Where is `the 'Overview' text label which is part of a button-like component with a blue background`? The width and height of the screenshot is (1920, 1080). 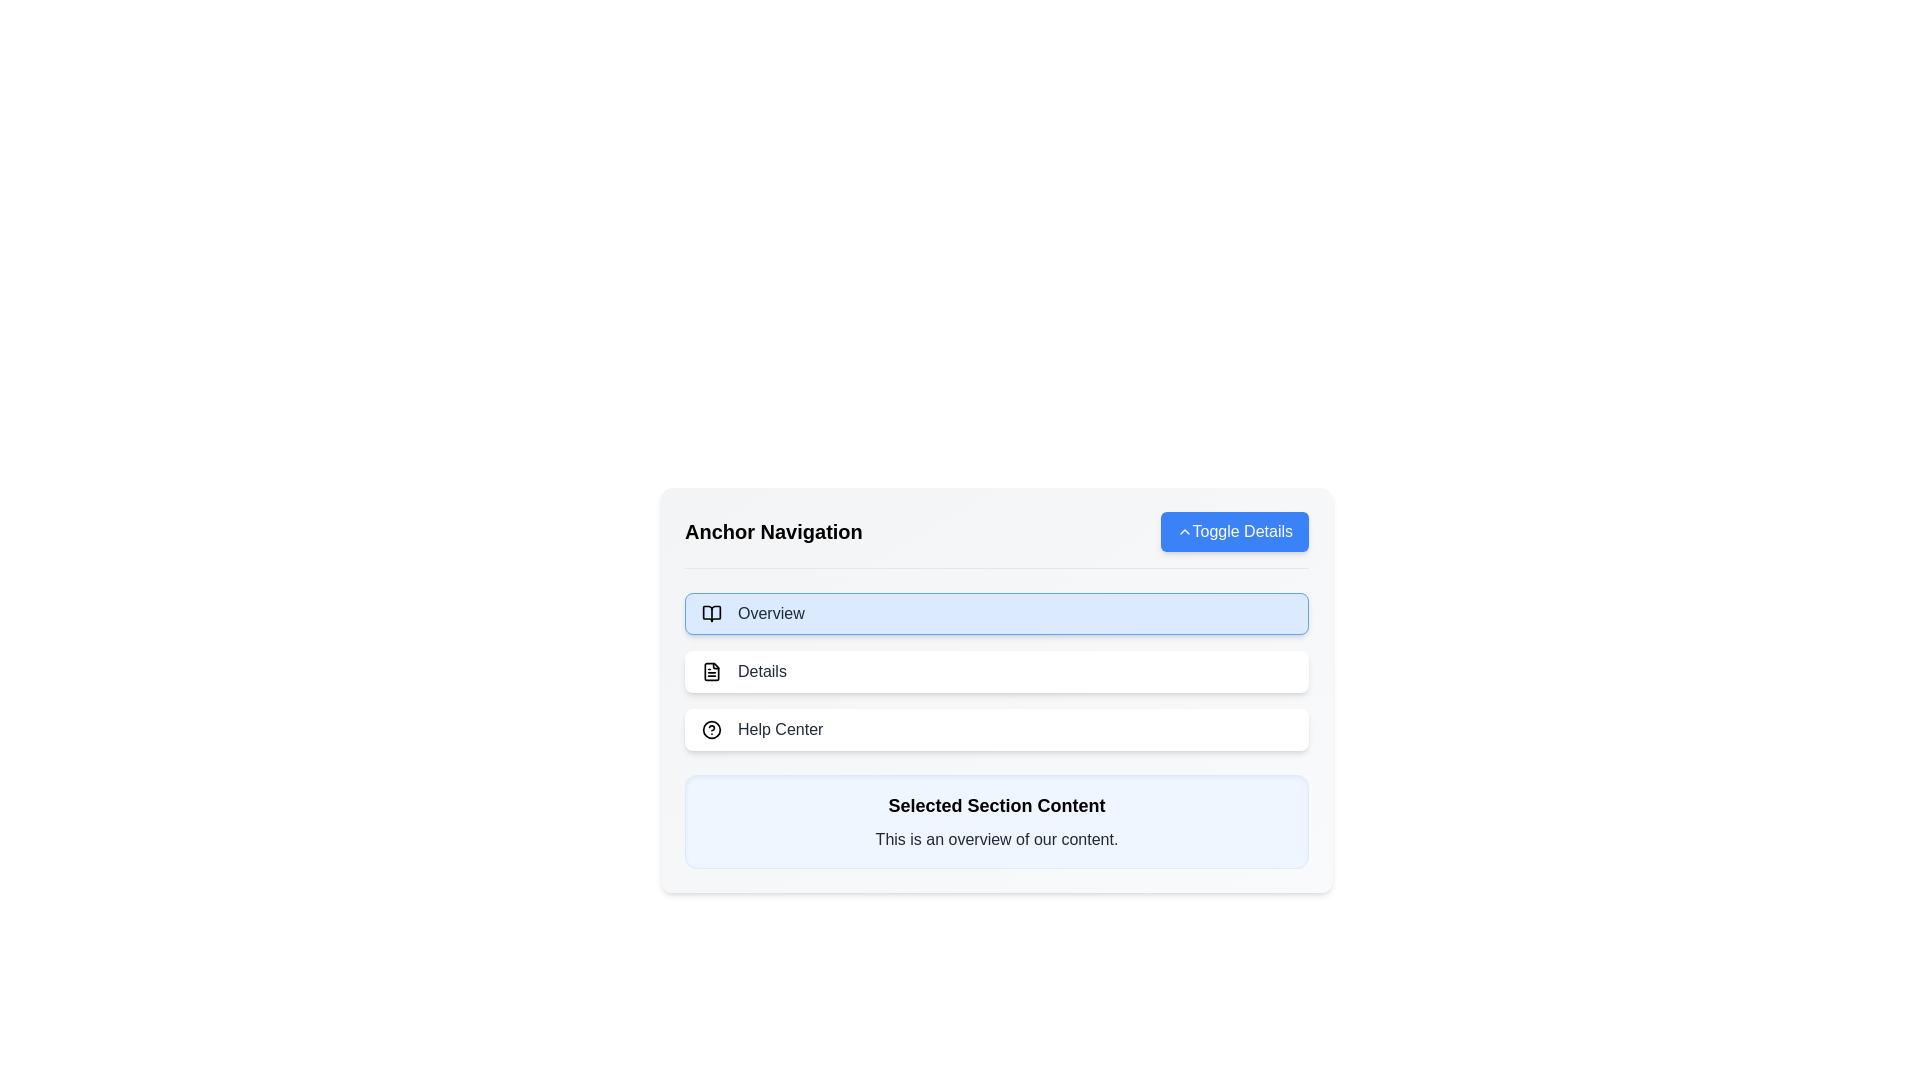 the 'Overview' text label which is part of a button-like component with a blue background is located at coordinates (770, 612).